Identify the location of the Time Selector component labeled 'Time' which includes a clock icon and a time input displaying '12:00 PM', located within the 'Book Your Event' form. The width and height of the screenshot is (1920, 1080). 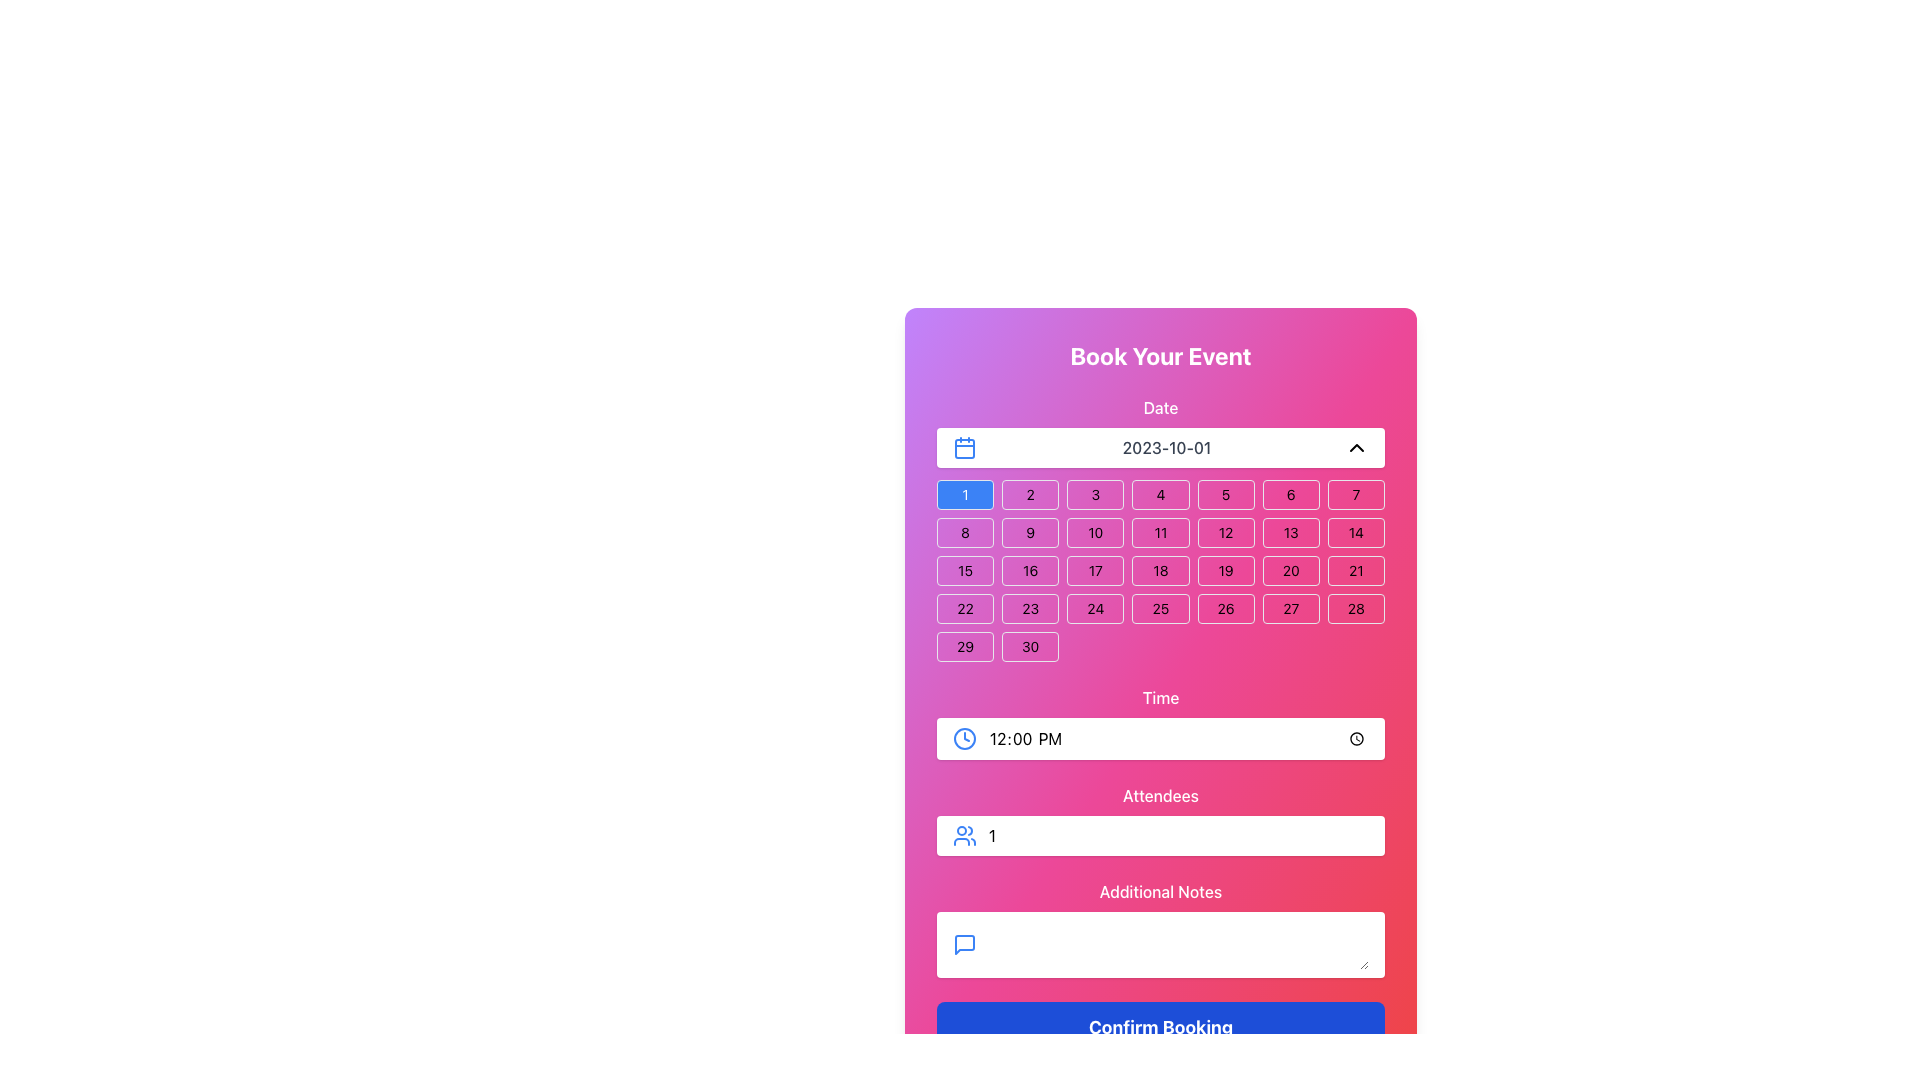
(1161, 722).